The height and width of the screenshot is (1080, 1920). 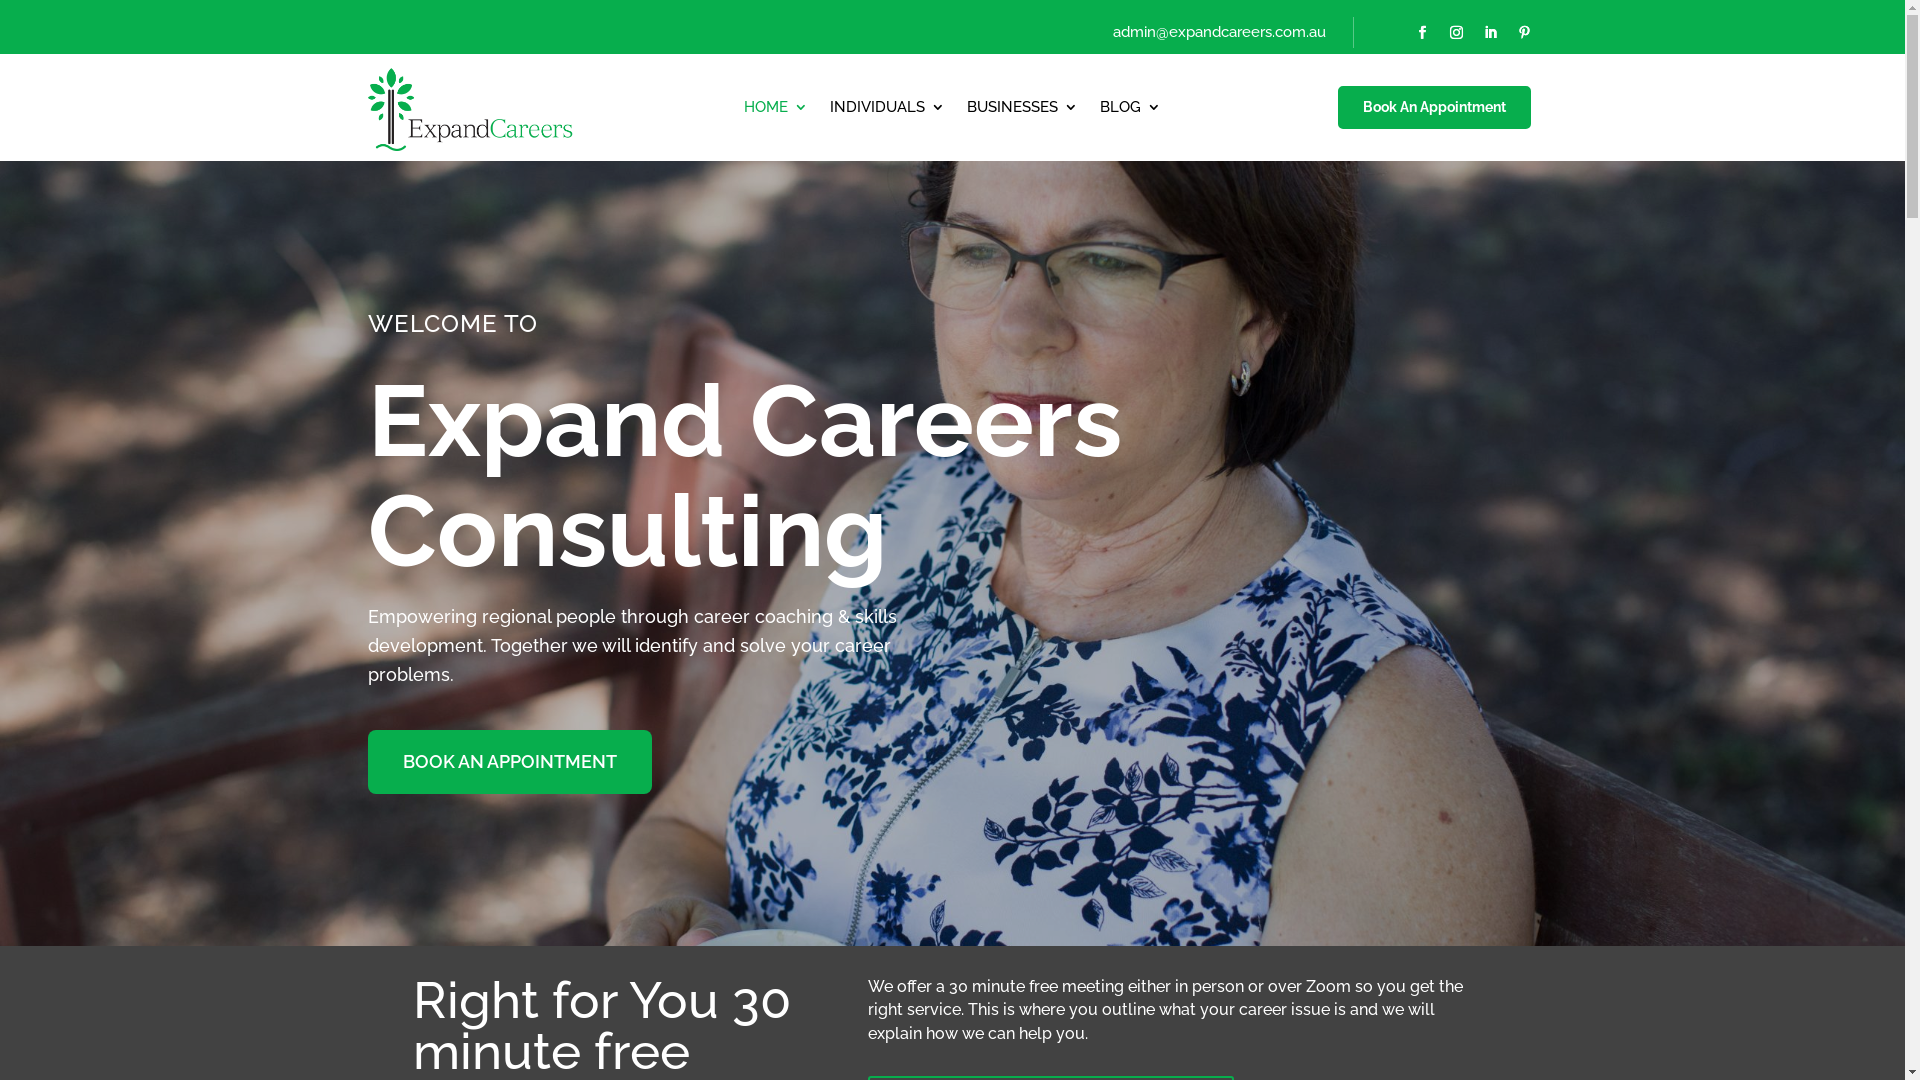 I want to click on 'HOME', so click(x=775, y=111).